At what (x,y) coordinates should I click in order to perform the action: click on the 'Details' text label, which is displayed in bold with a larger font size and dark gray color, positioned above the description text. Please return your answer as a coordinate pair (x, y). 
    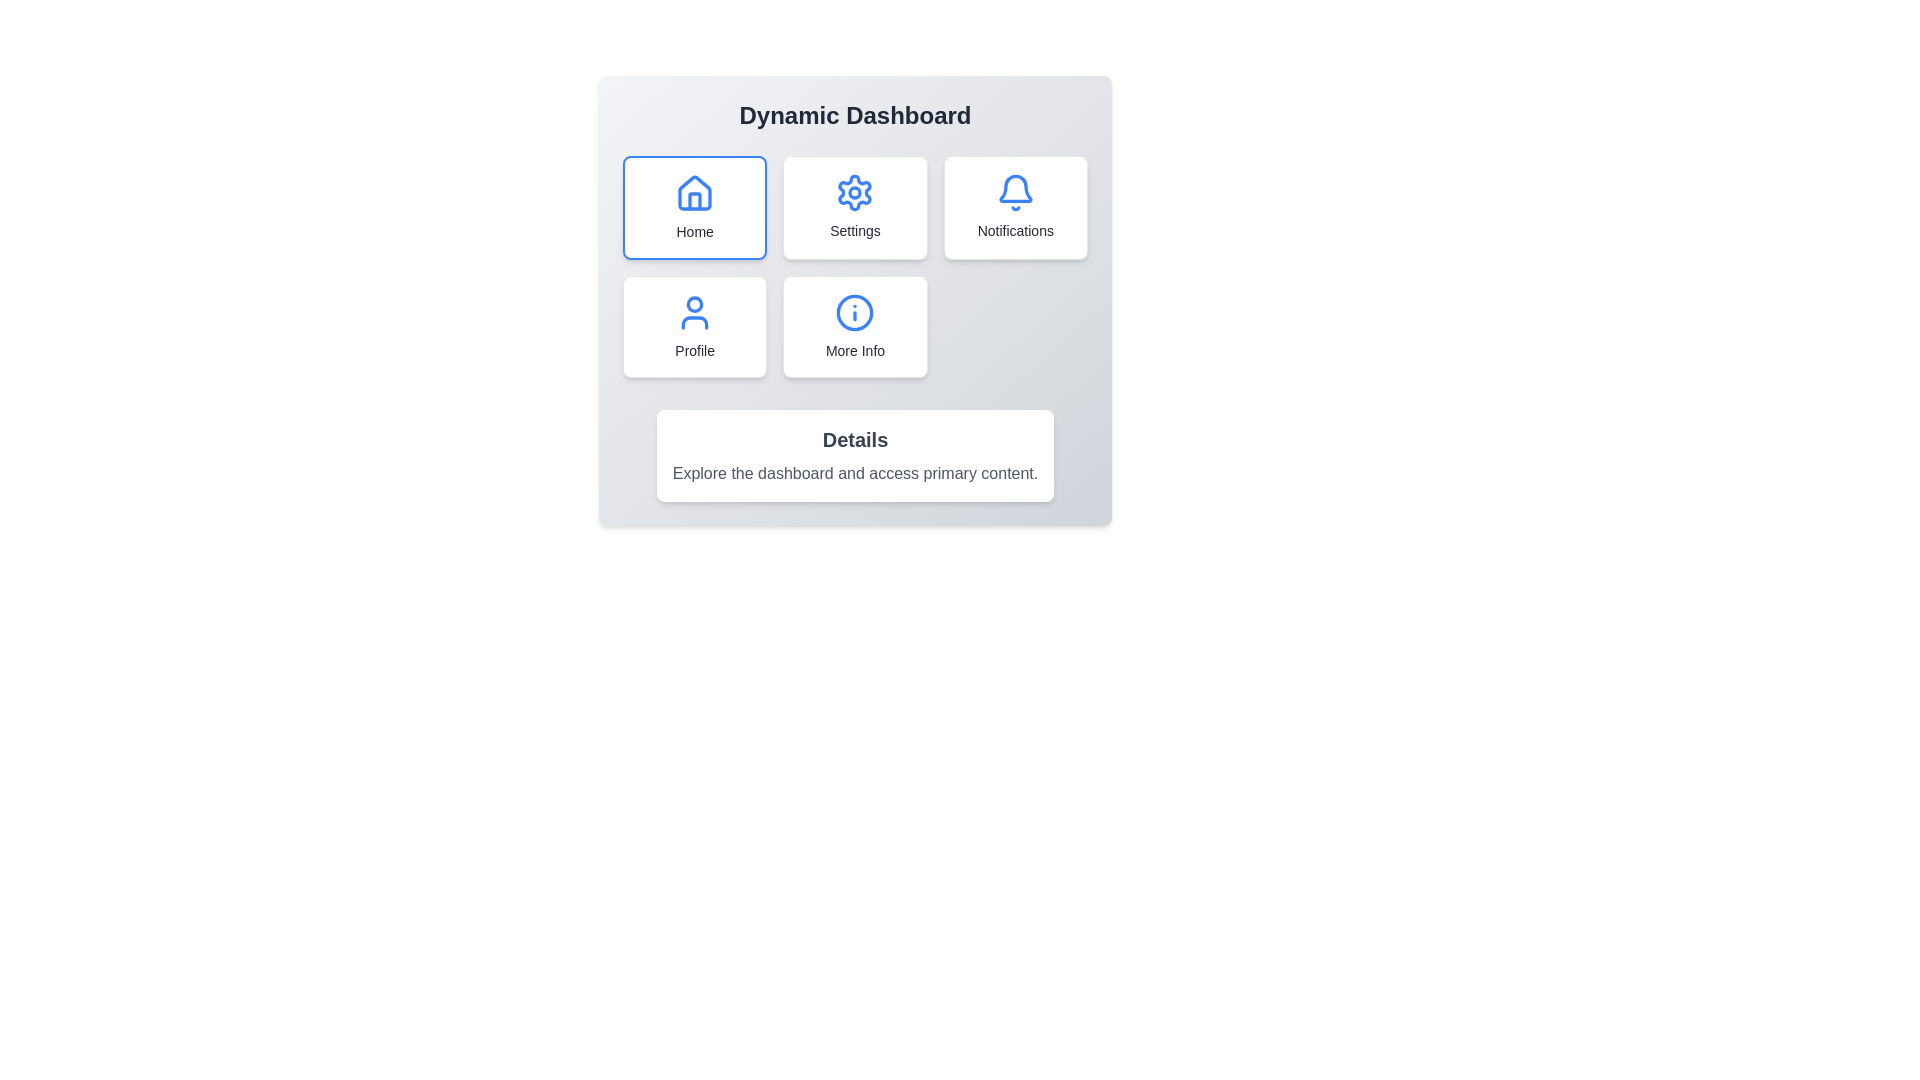
    Looking at the image, I should click on (855, 438).